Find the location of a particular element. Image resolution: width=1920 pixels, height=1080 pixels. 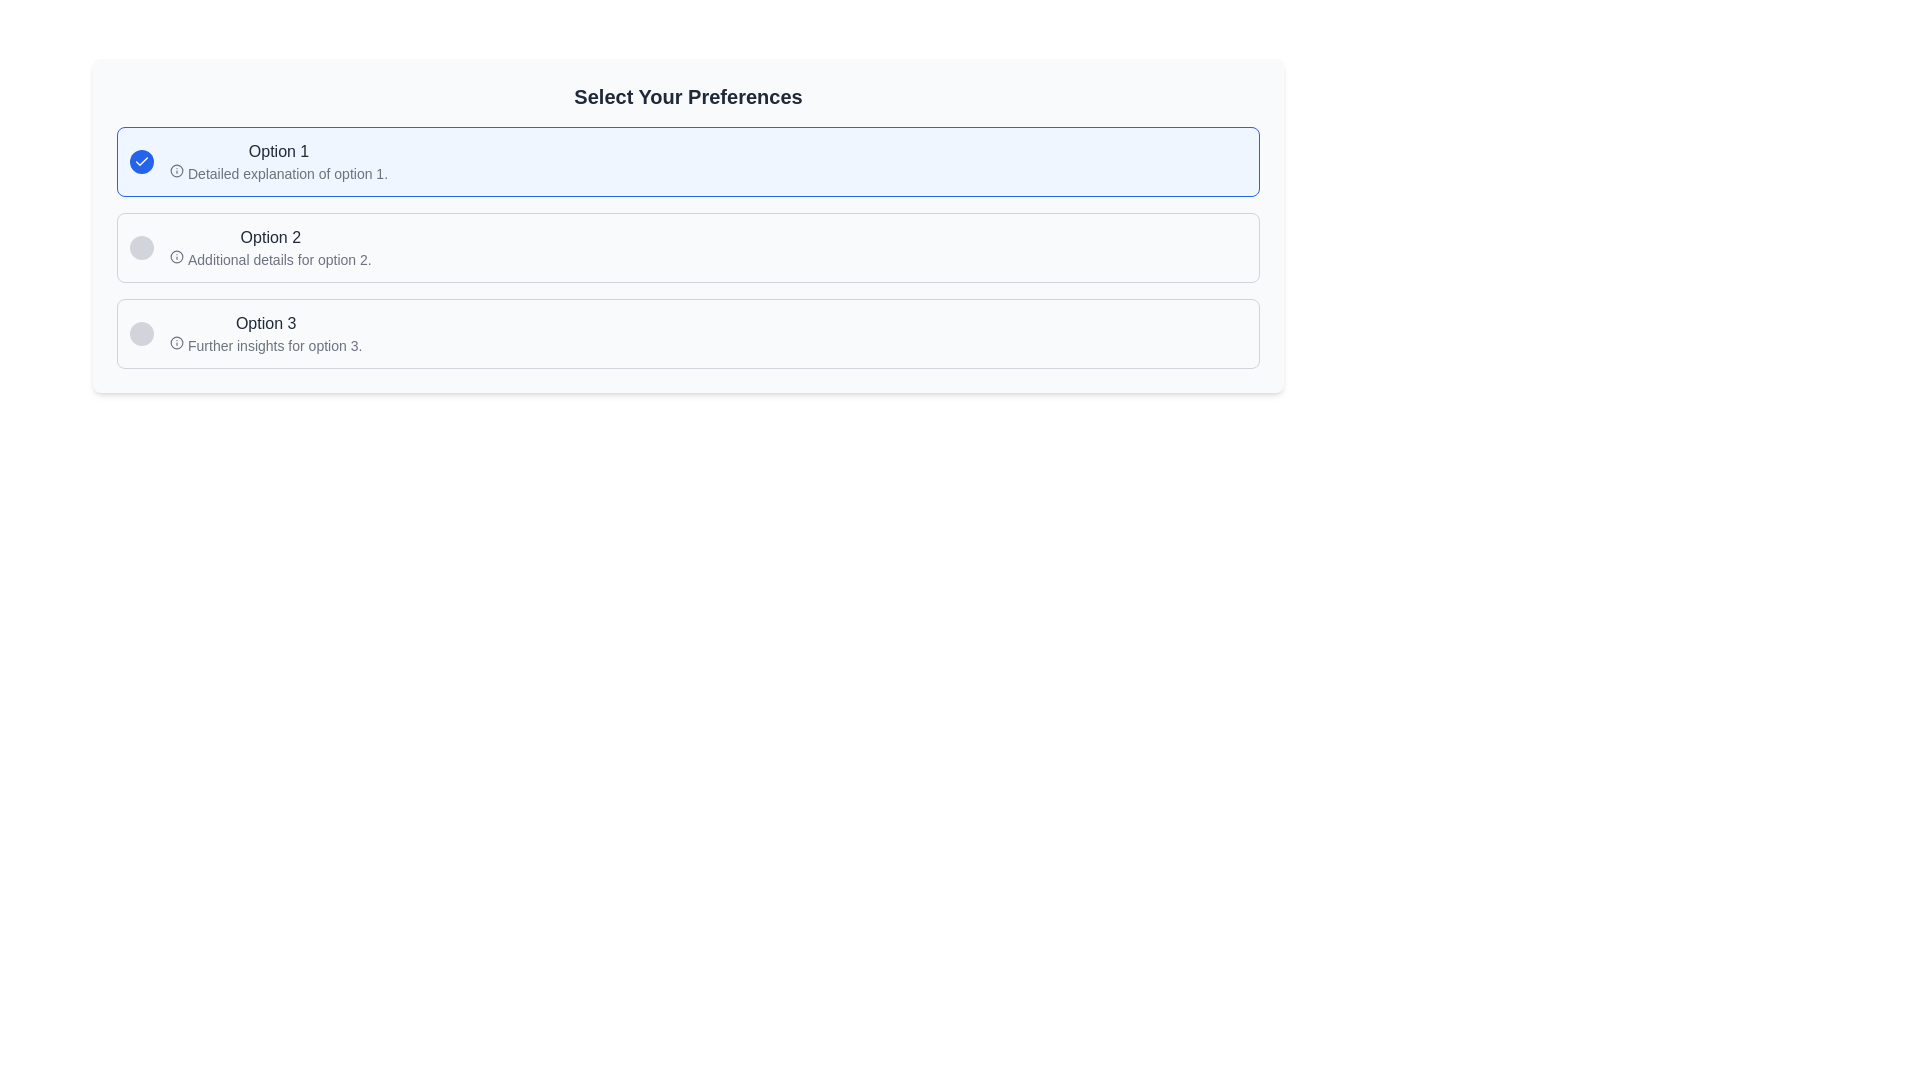

the static descriptive text providing additional information about 'Option 1', located directly beneath the 'Option 1' text is located at coordinates (277, 172).